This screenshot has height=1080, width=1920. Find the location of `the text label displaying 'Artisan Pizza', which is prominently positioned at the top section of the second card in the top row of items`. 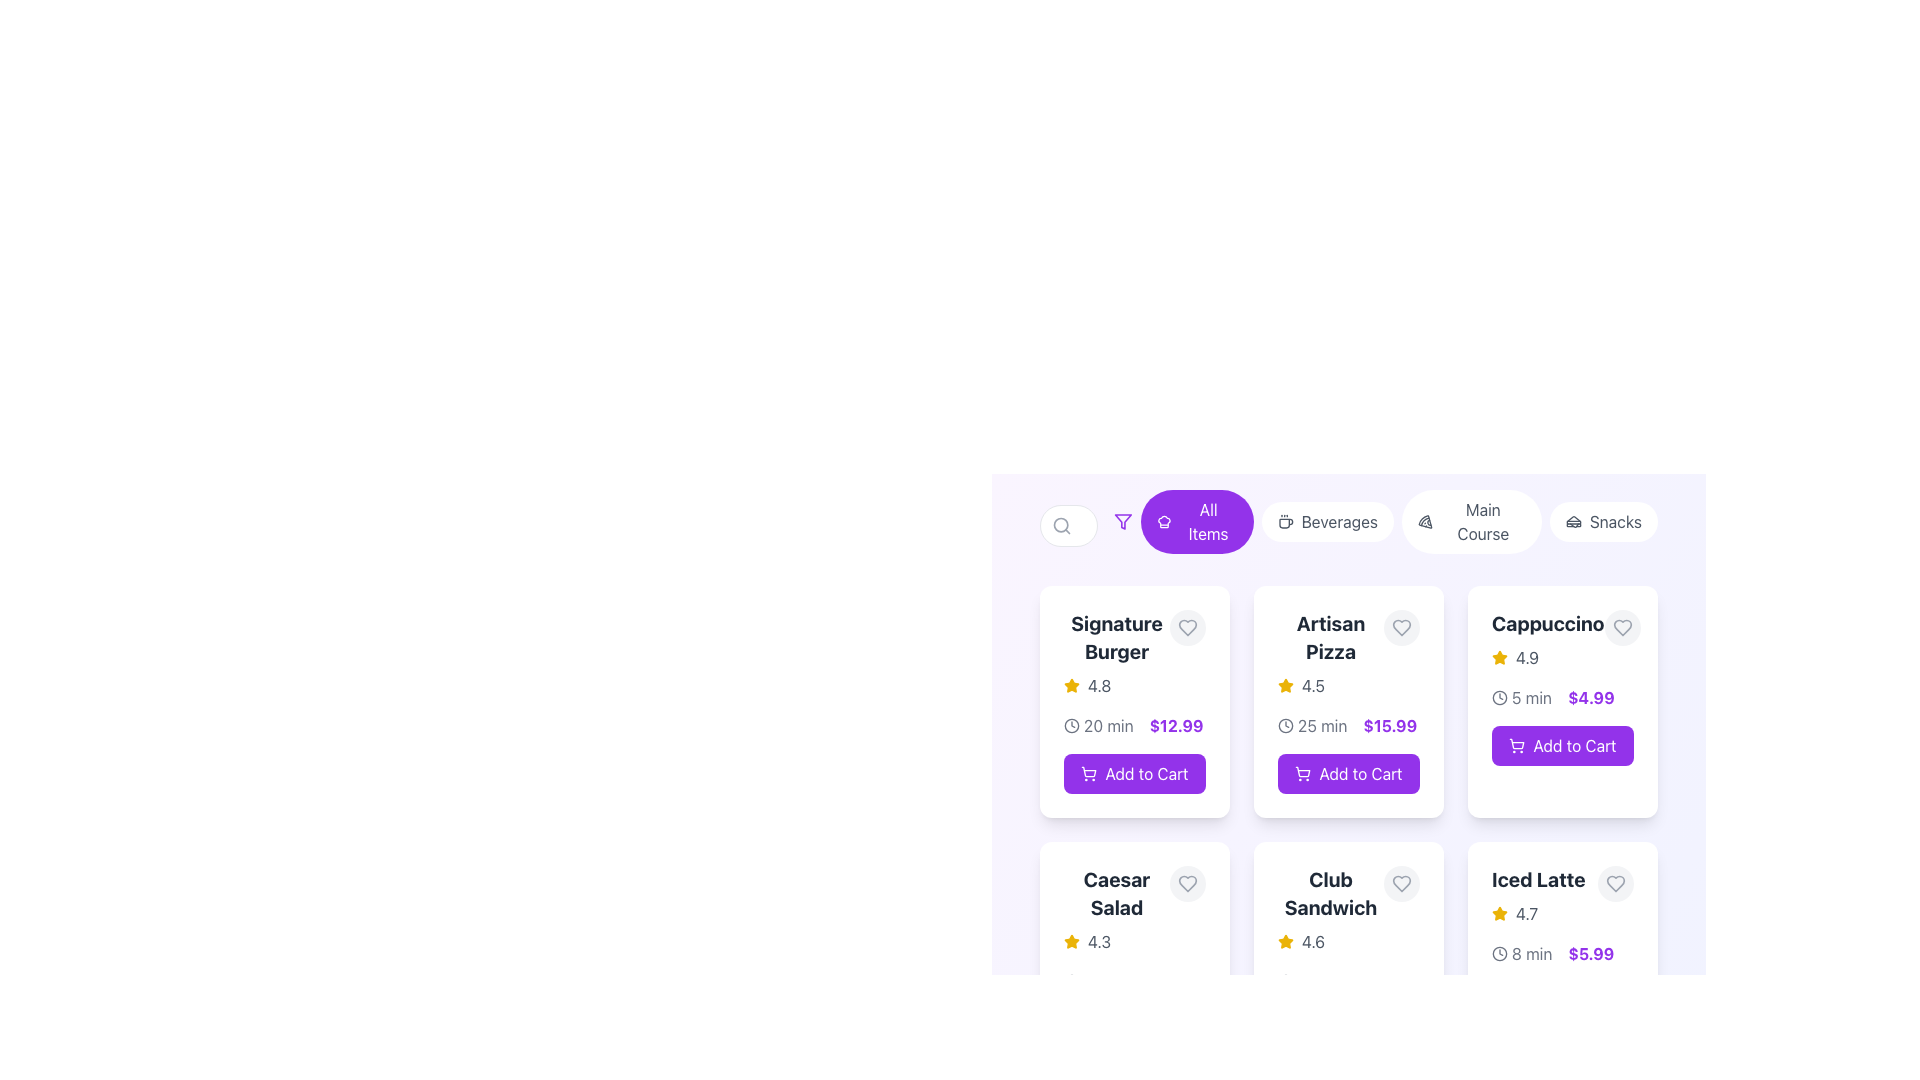

the text label displaying 'Artisan Pizza', which is prominently positioned at the top section of the second card in the top row of items is located at coordinates (1330, 637).